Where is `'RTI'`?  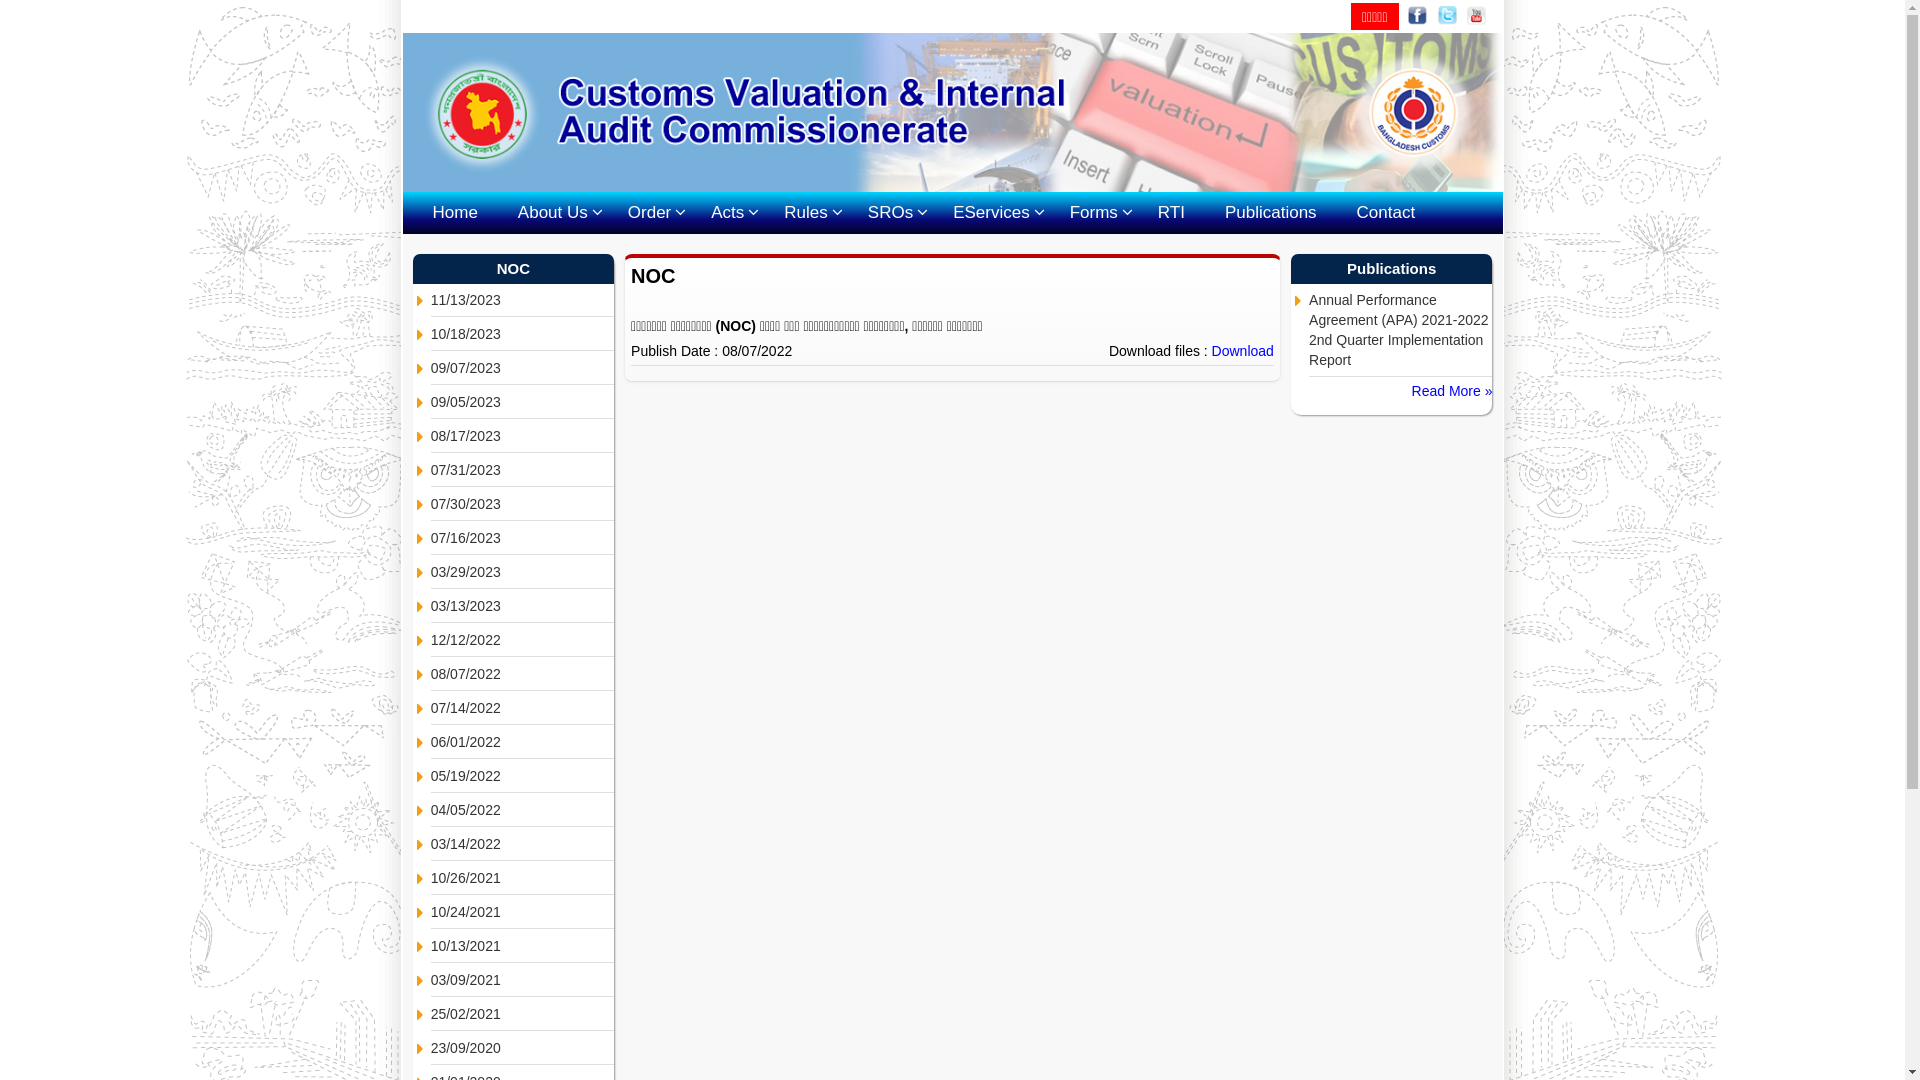
'RTI' is located at coordinates (1171, 212).